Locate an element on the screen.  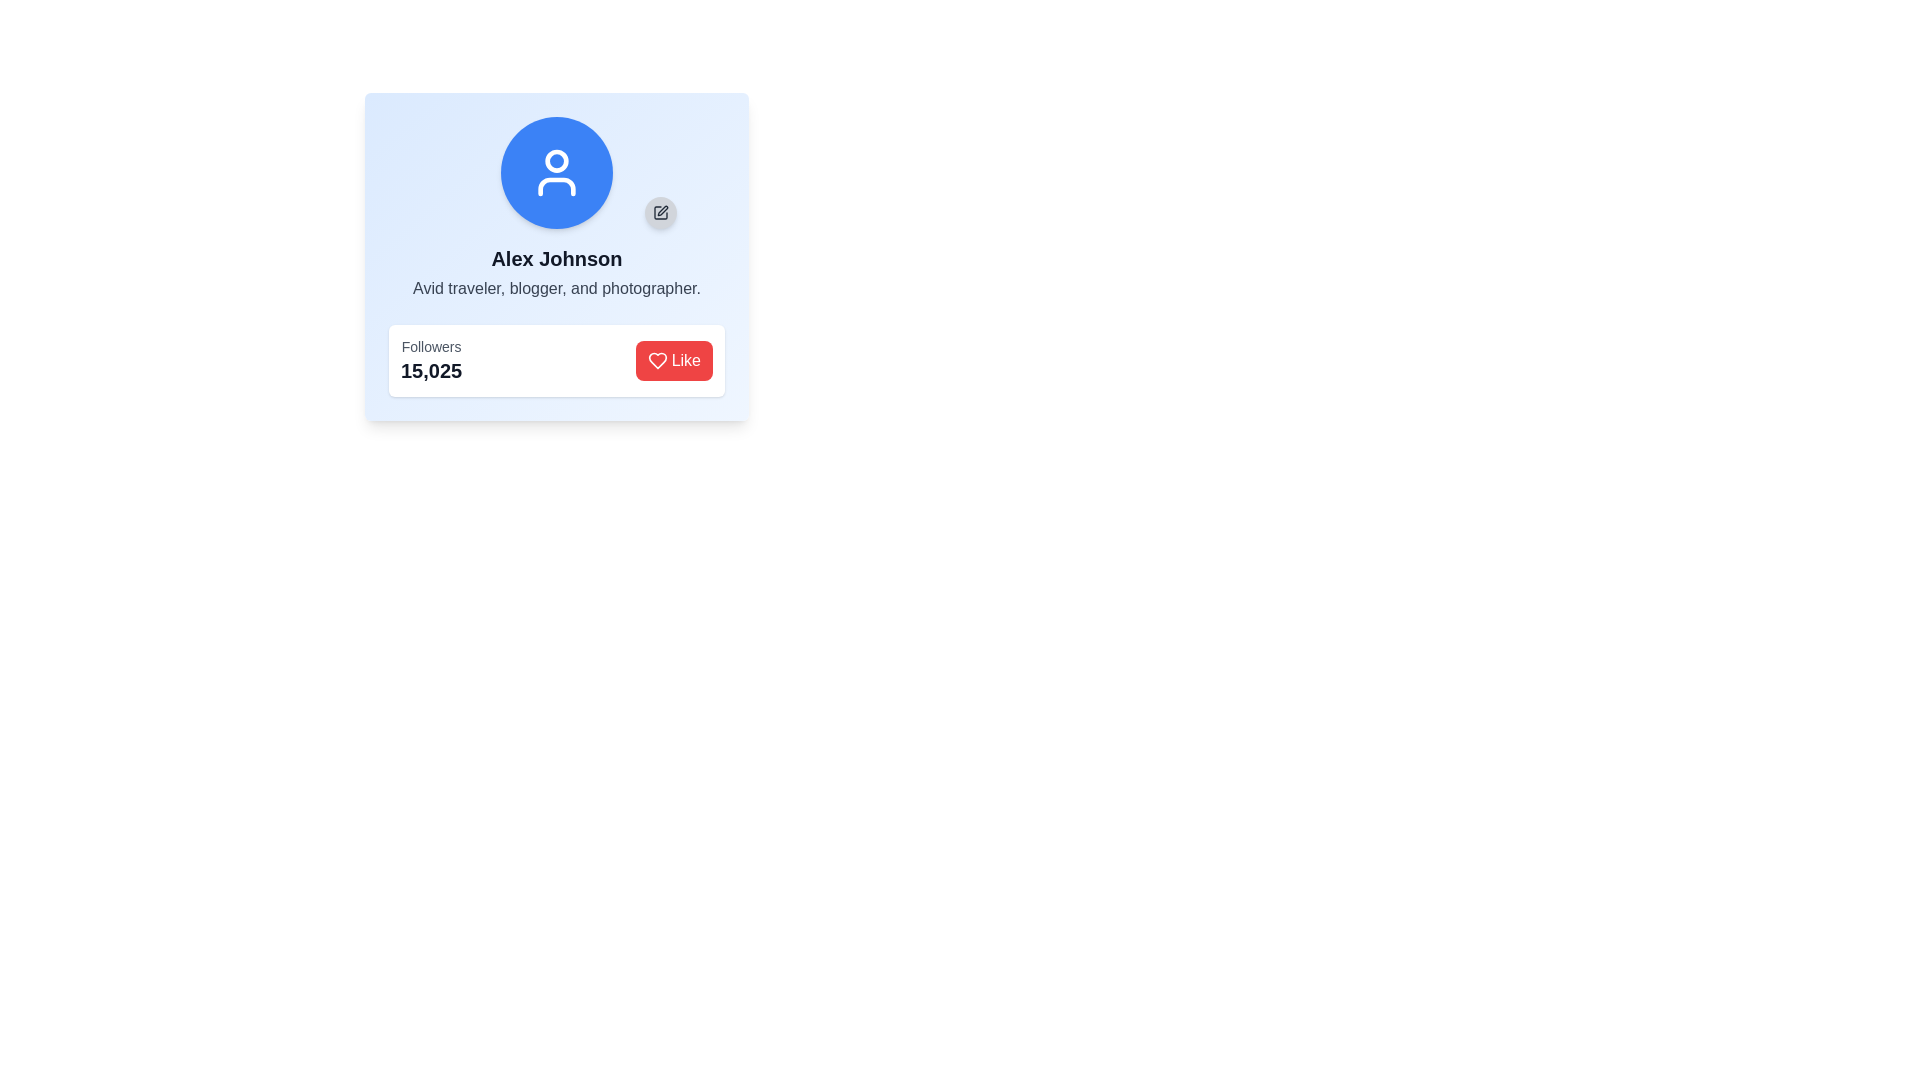
the user profile icon, which is a white line figure on a blue circular background, located at the center of the profile card above the text 'Alex Johnson' is located at coordinates (556, 172).